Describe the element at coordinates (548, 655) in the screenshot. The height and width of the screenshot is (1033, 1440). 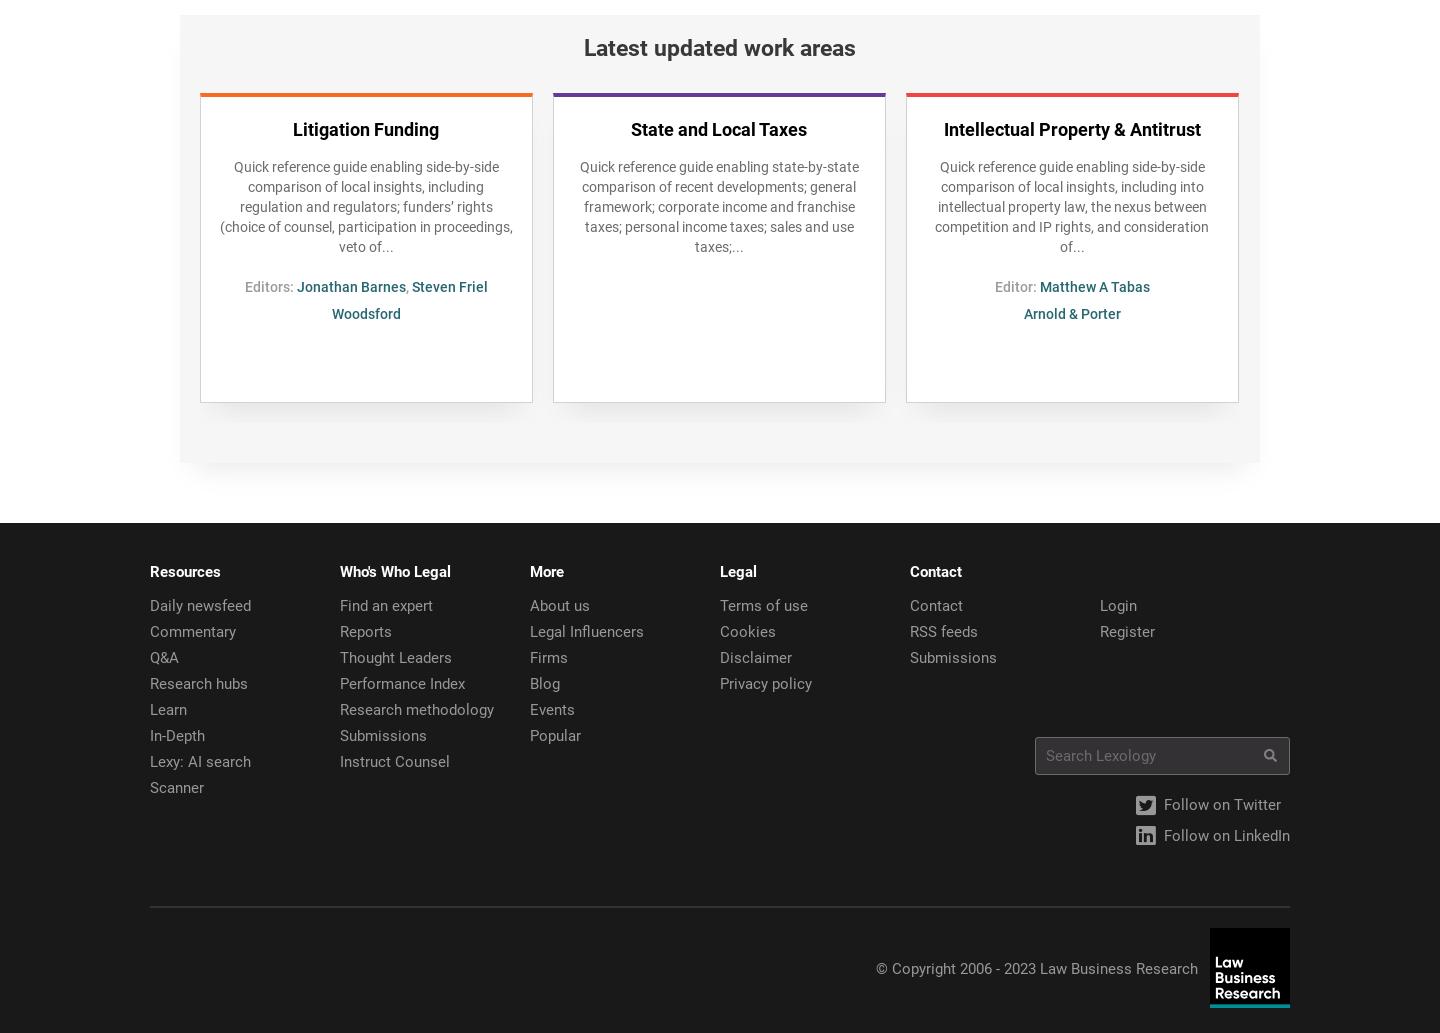
I see `'Firms'` at that location.